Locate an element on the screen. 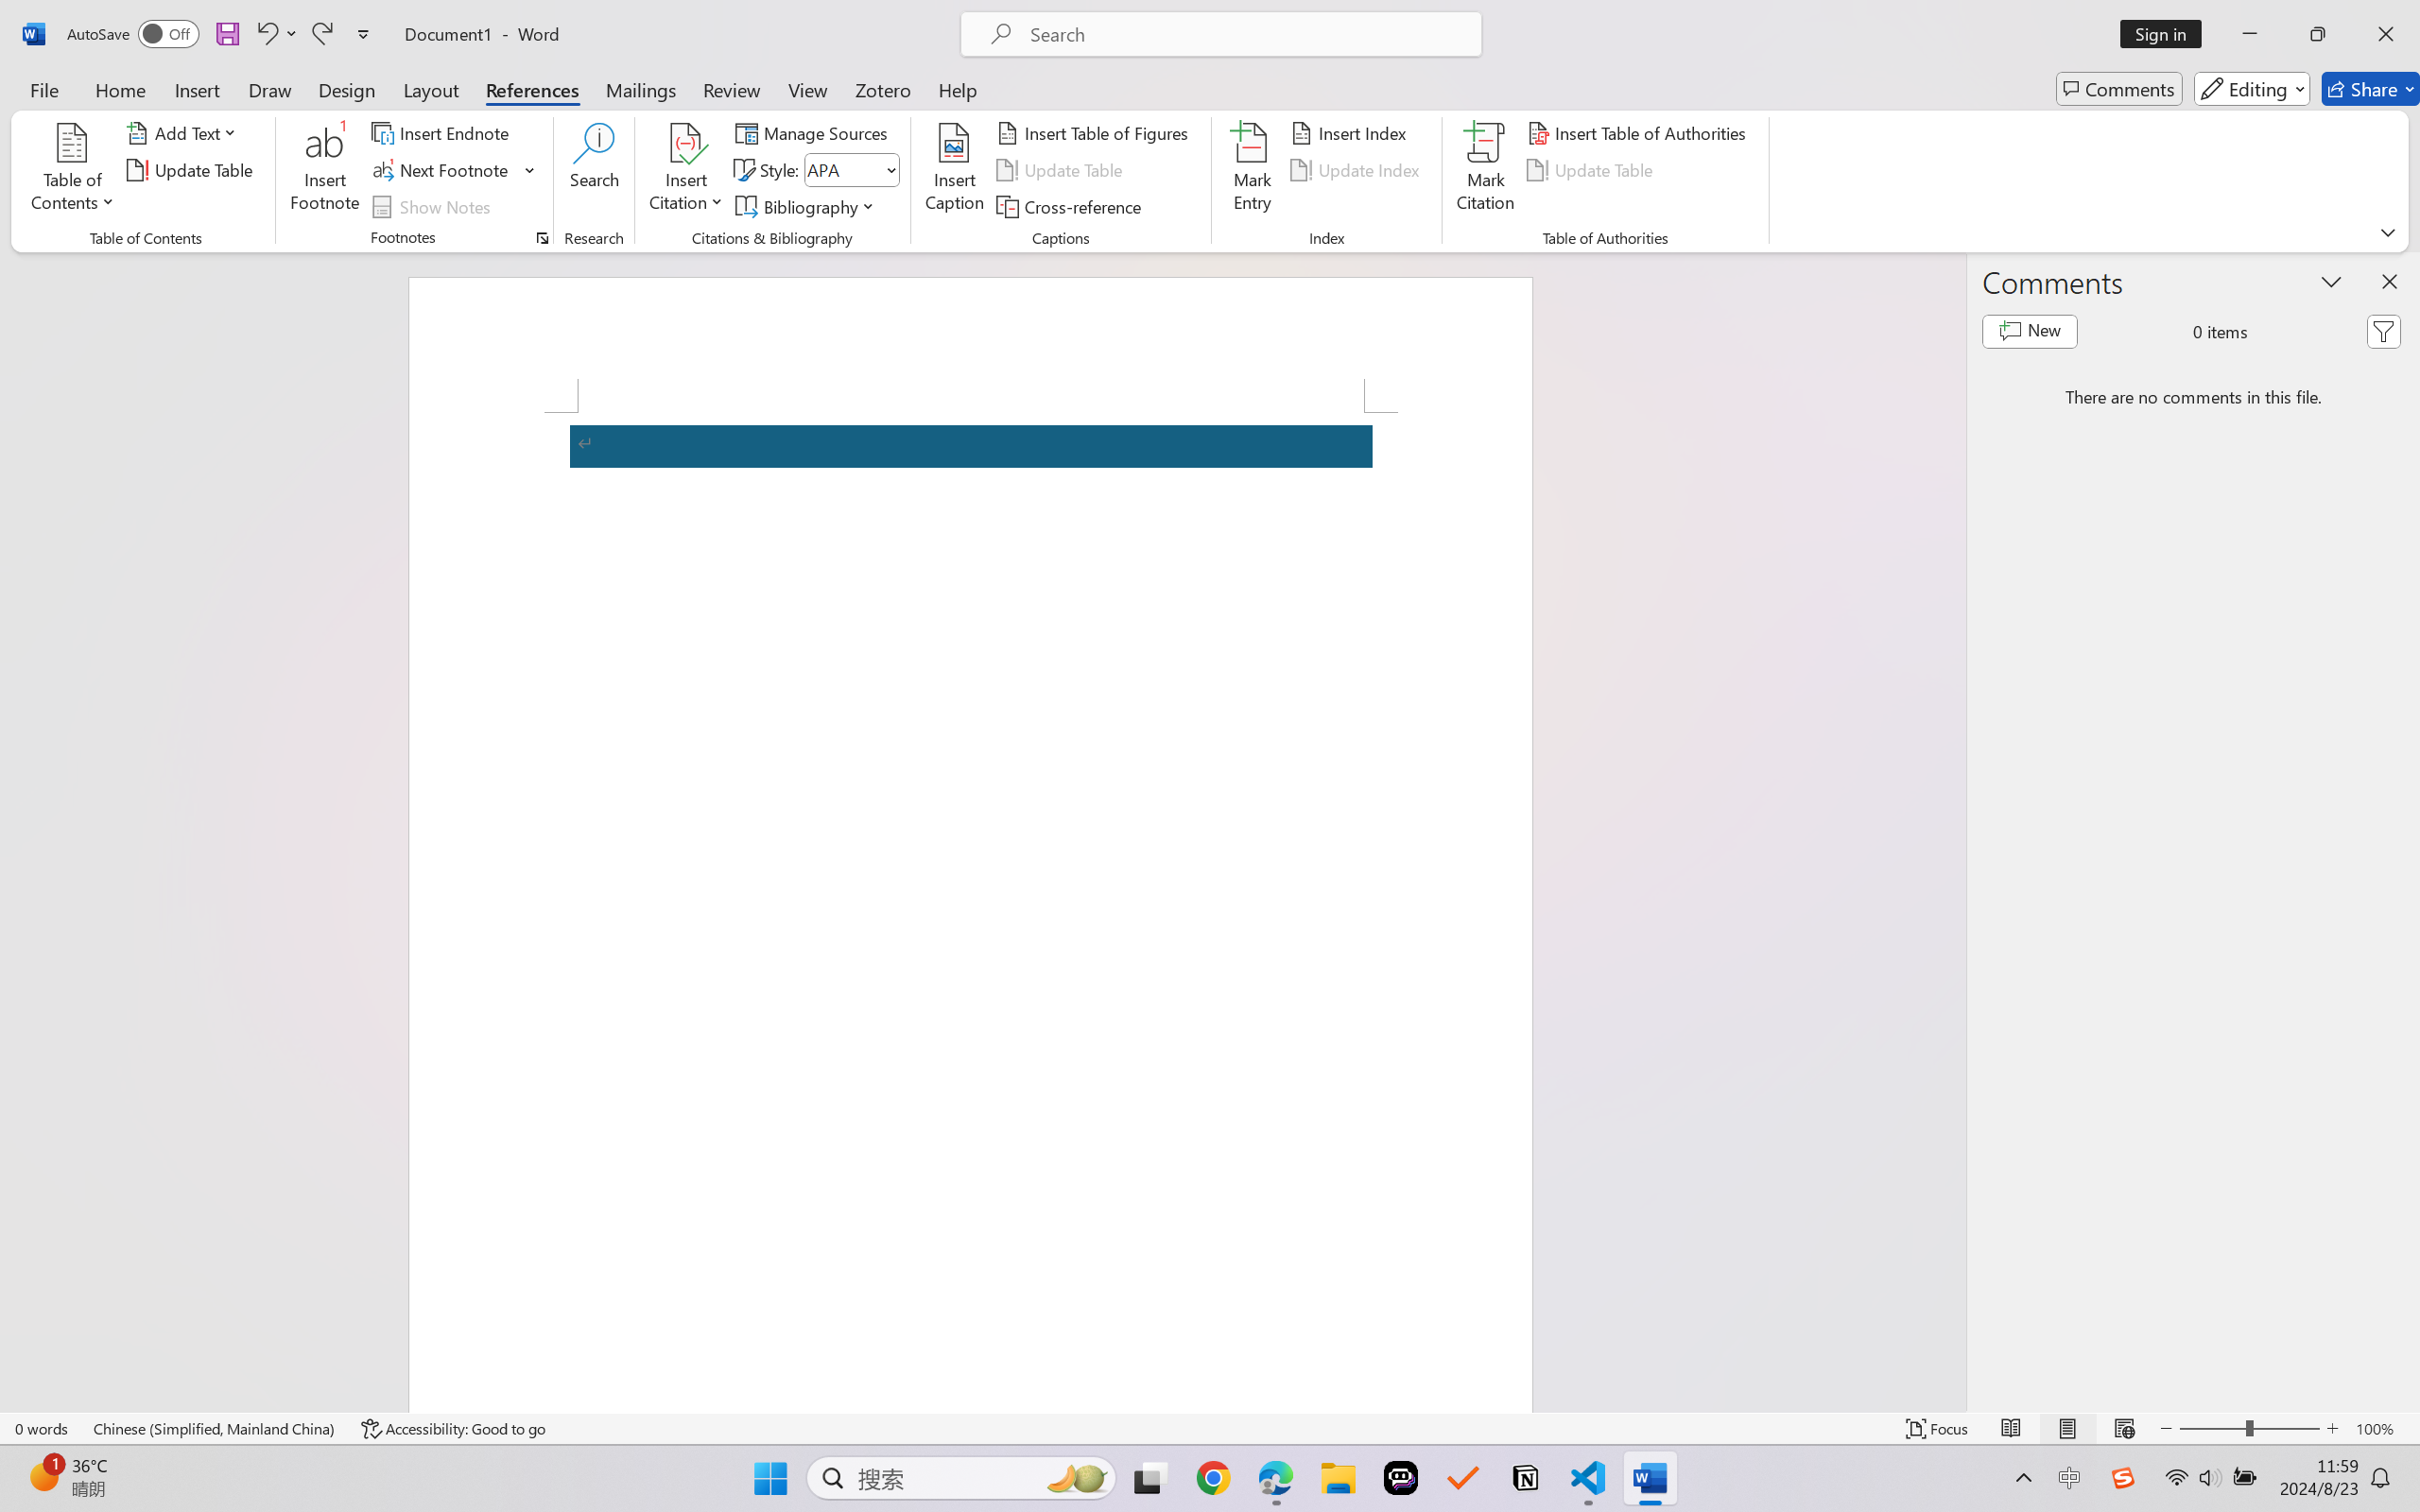 Image resolution: width=2420 pixels, height=1512 pixels. 'Next Footnote' is located at coordinates (454, 170).